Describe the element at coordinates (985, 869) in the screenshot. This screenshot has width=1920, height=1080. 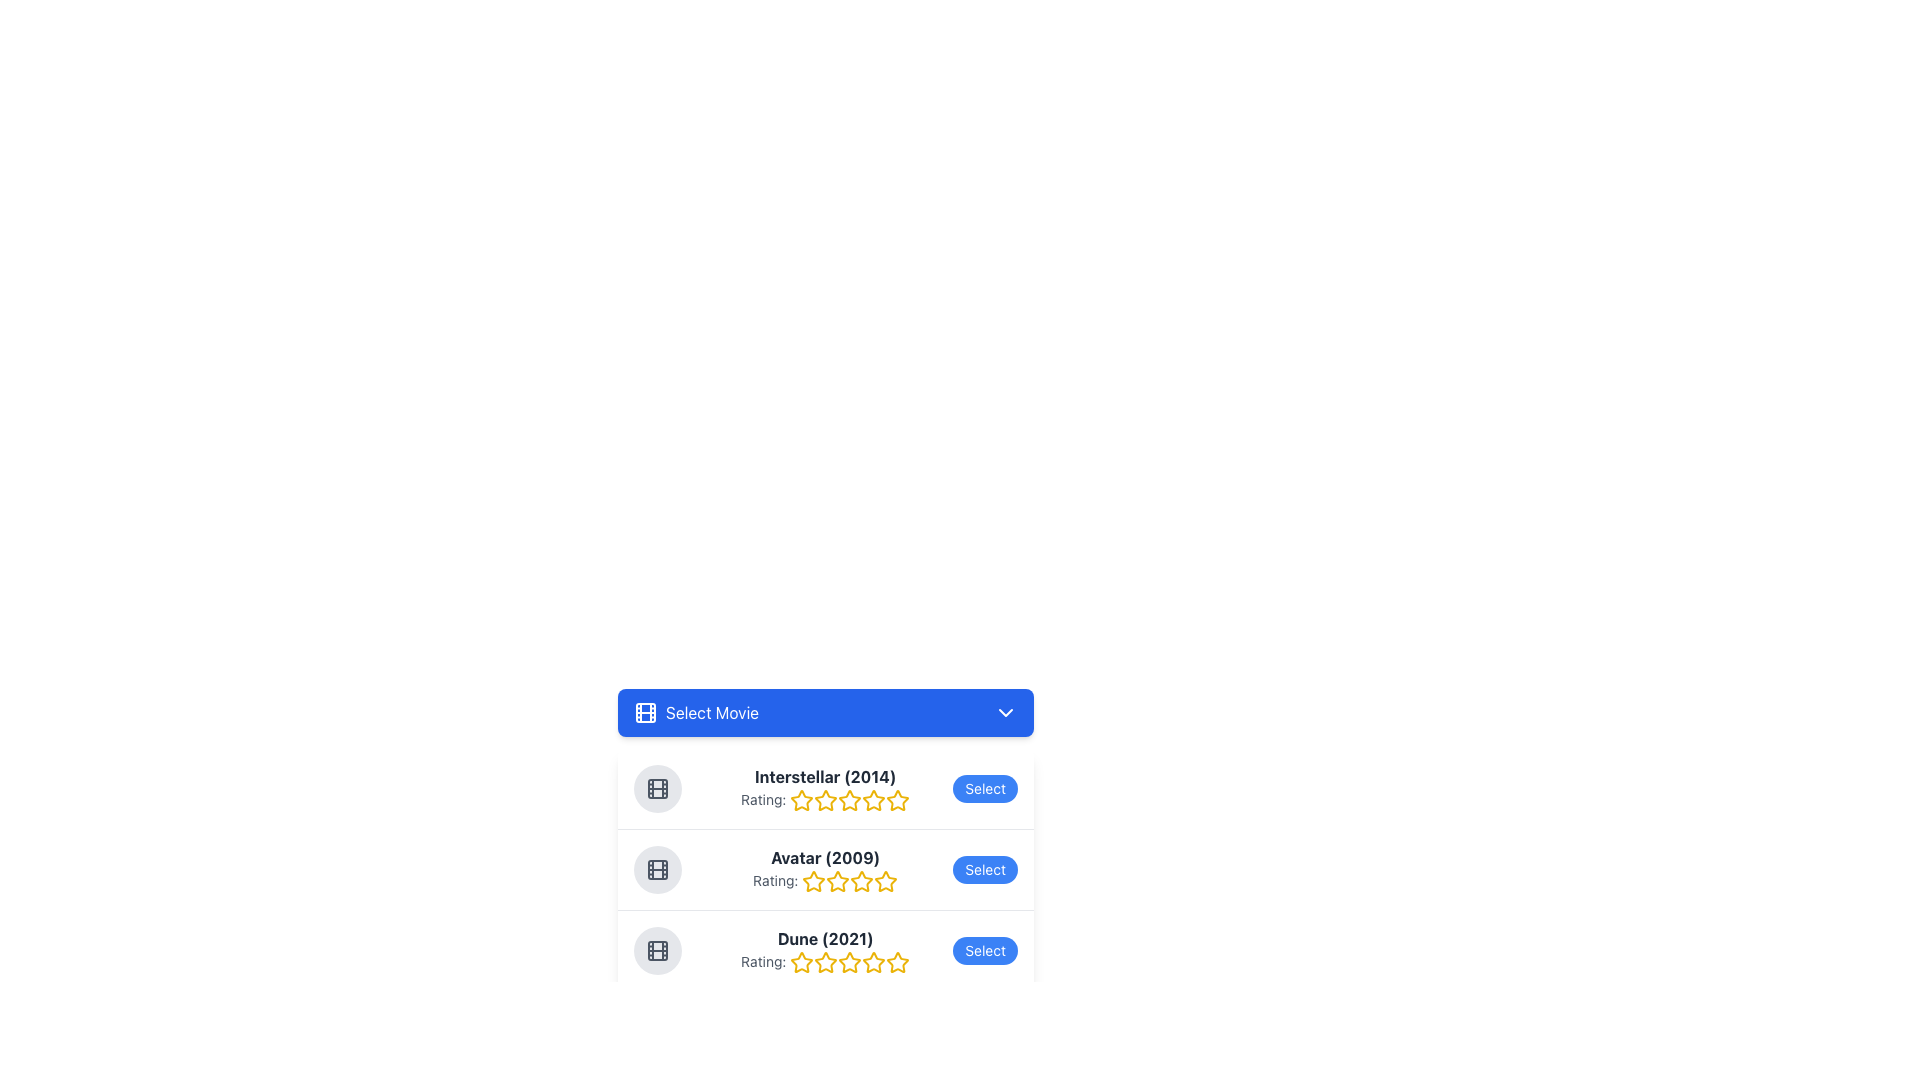
I see `the 'Select' button for the movie 'Avatar (2009)'` at that location.